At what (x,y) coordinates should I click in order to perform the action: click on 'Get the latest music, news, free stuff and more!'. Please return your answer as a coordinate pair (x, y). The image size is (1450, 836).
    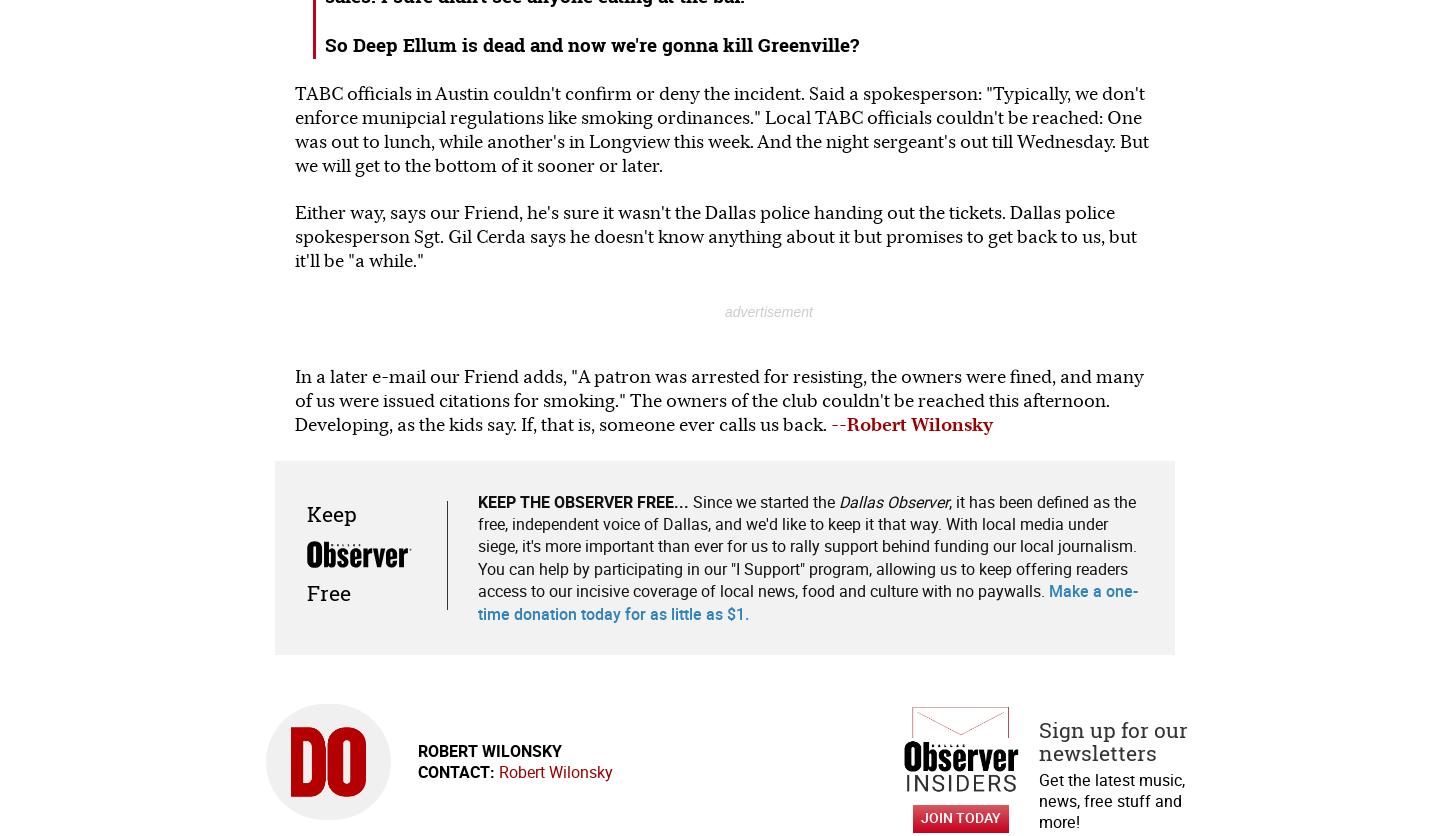
    Looking at the image, I should click on (1111, 799).